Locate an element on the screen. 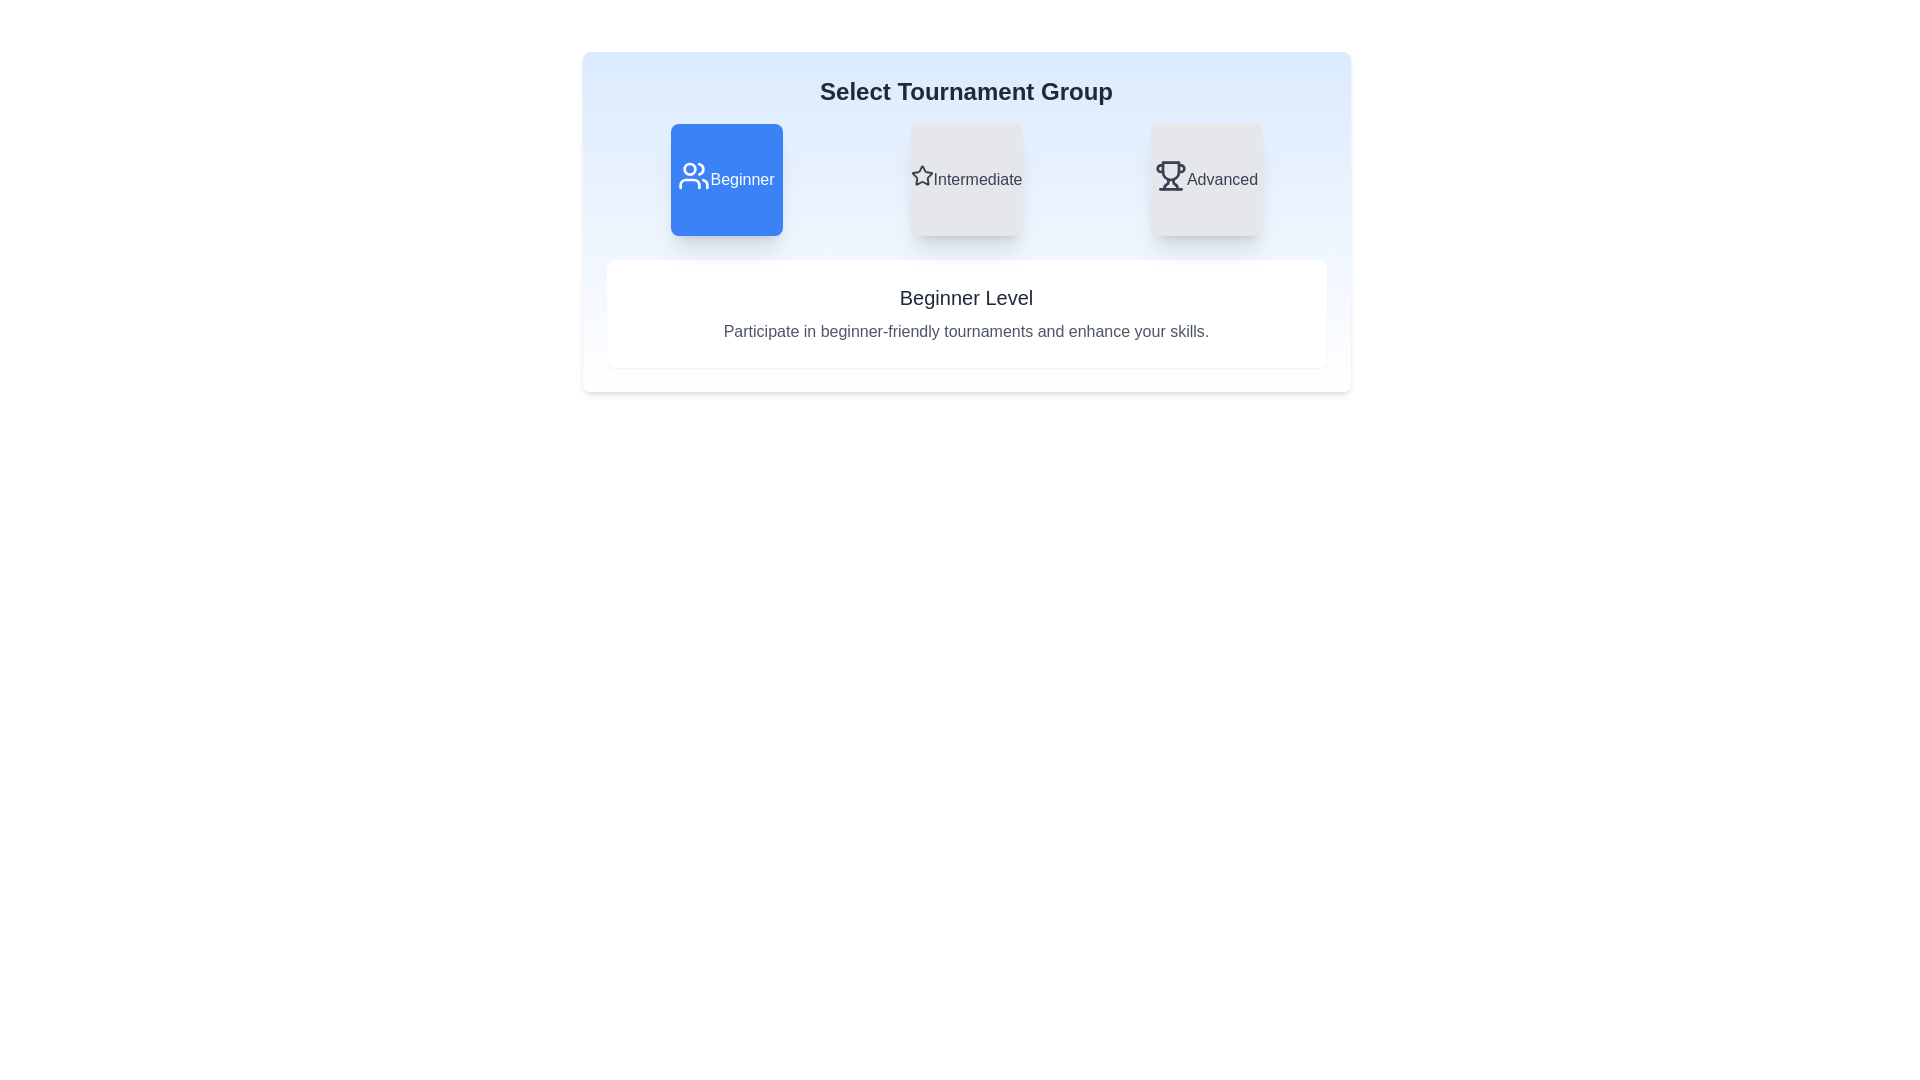 The width and height of the screenshot is (1920, 1080). text label that says 'Beginner', which is styled in white over a blue background and is centrally aligned within the leftmost rounded square button is located at coordinates (741, 180).